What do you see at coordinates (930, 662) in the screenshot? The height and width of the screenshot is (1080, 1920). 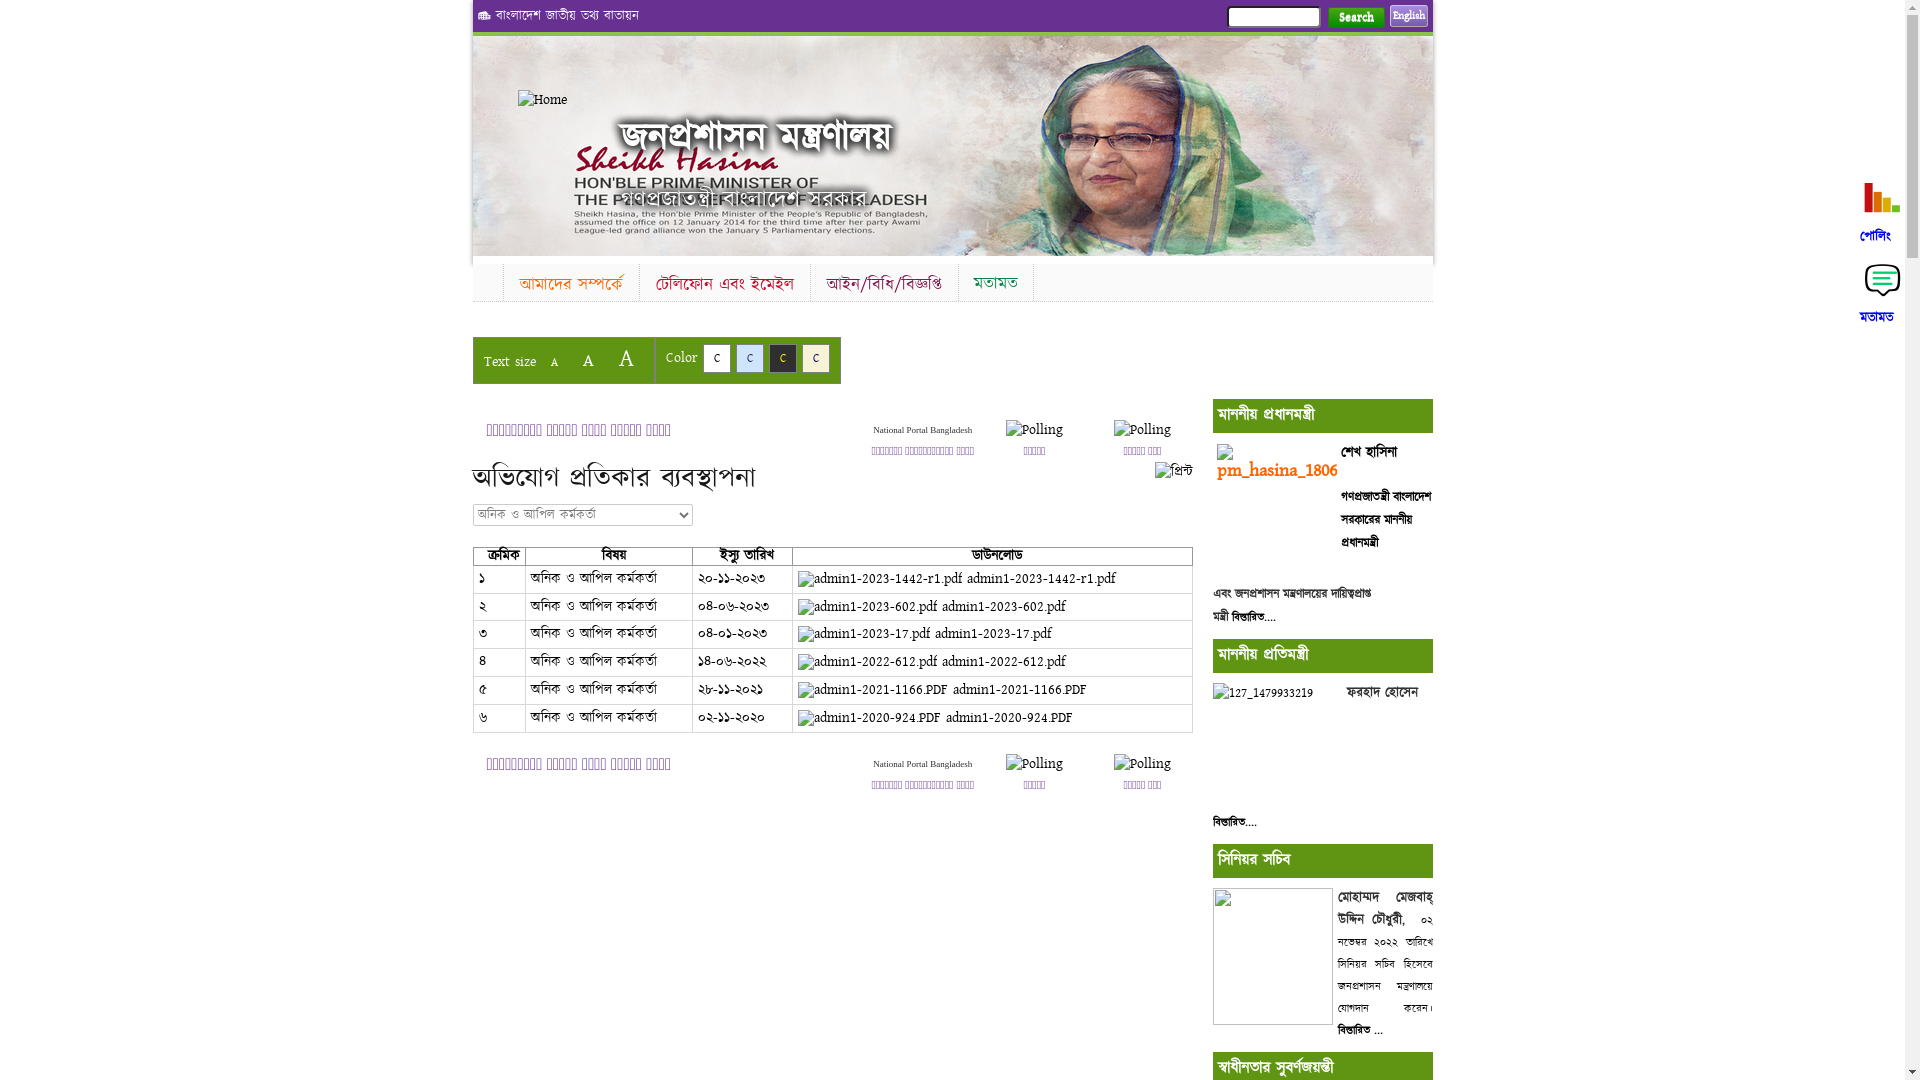 I see `'admin1-2022-612.pdf'` at bounding box center [930, 662].